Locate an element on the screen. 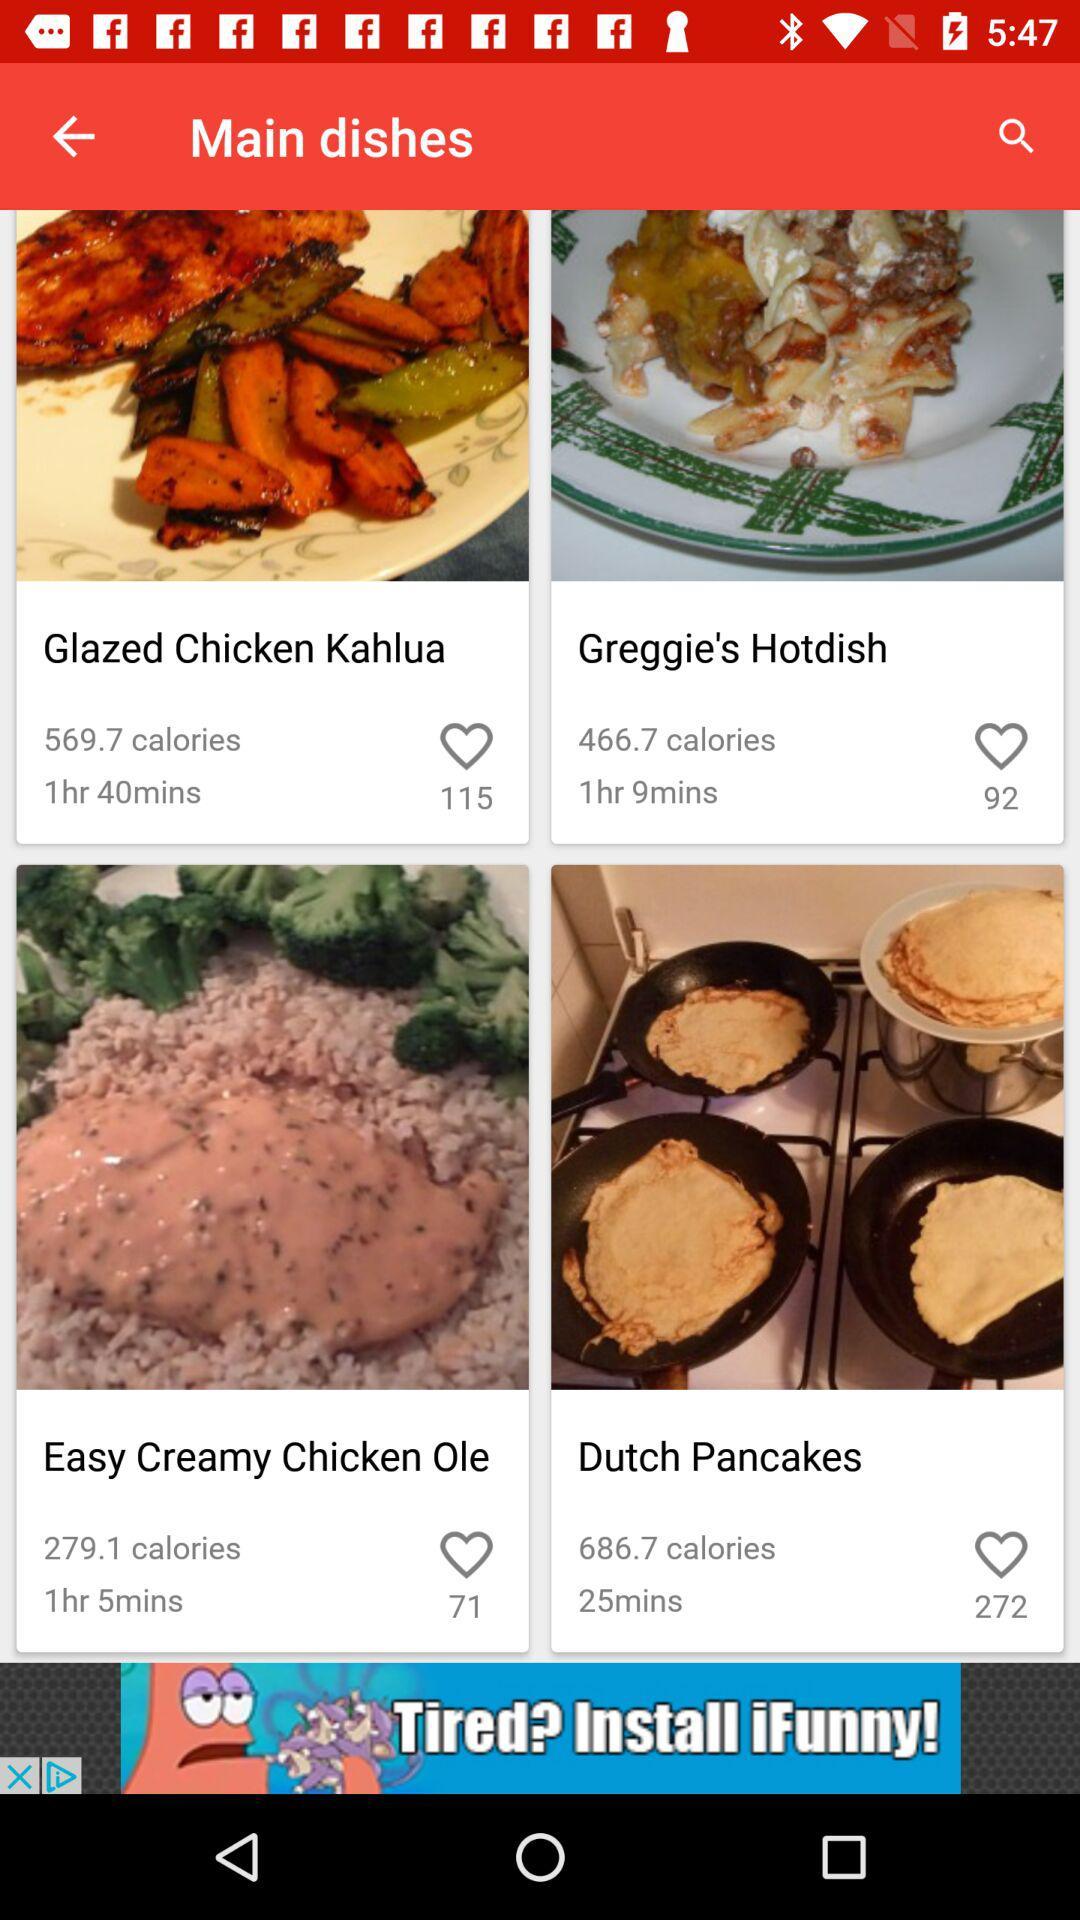 The height and width of the screenshot is (1920, 1080). the favorite icon is located at coordinates (955, 1538).